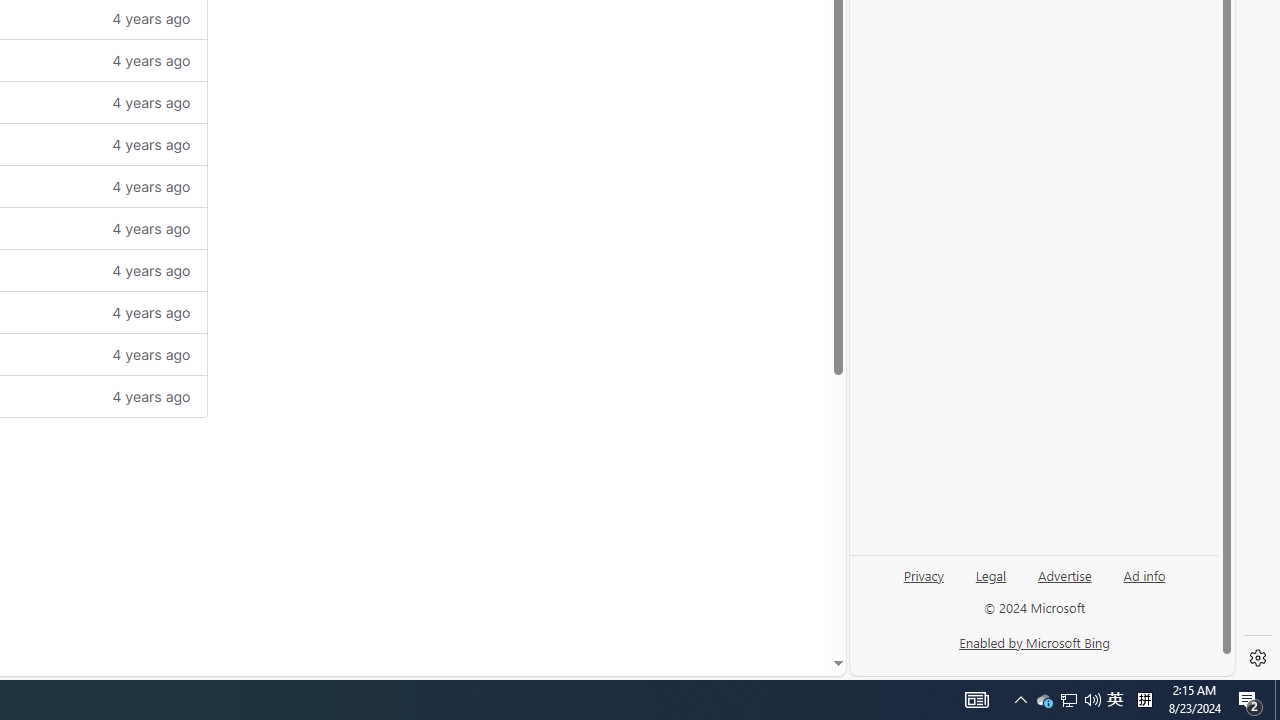  What do you see at coordinates (991, 574) in the screenshot?
I see `'Legal'` at bounding box center [991, 574].